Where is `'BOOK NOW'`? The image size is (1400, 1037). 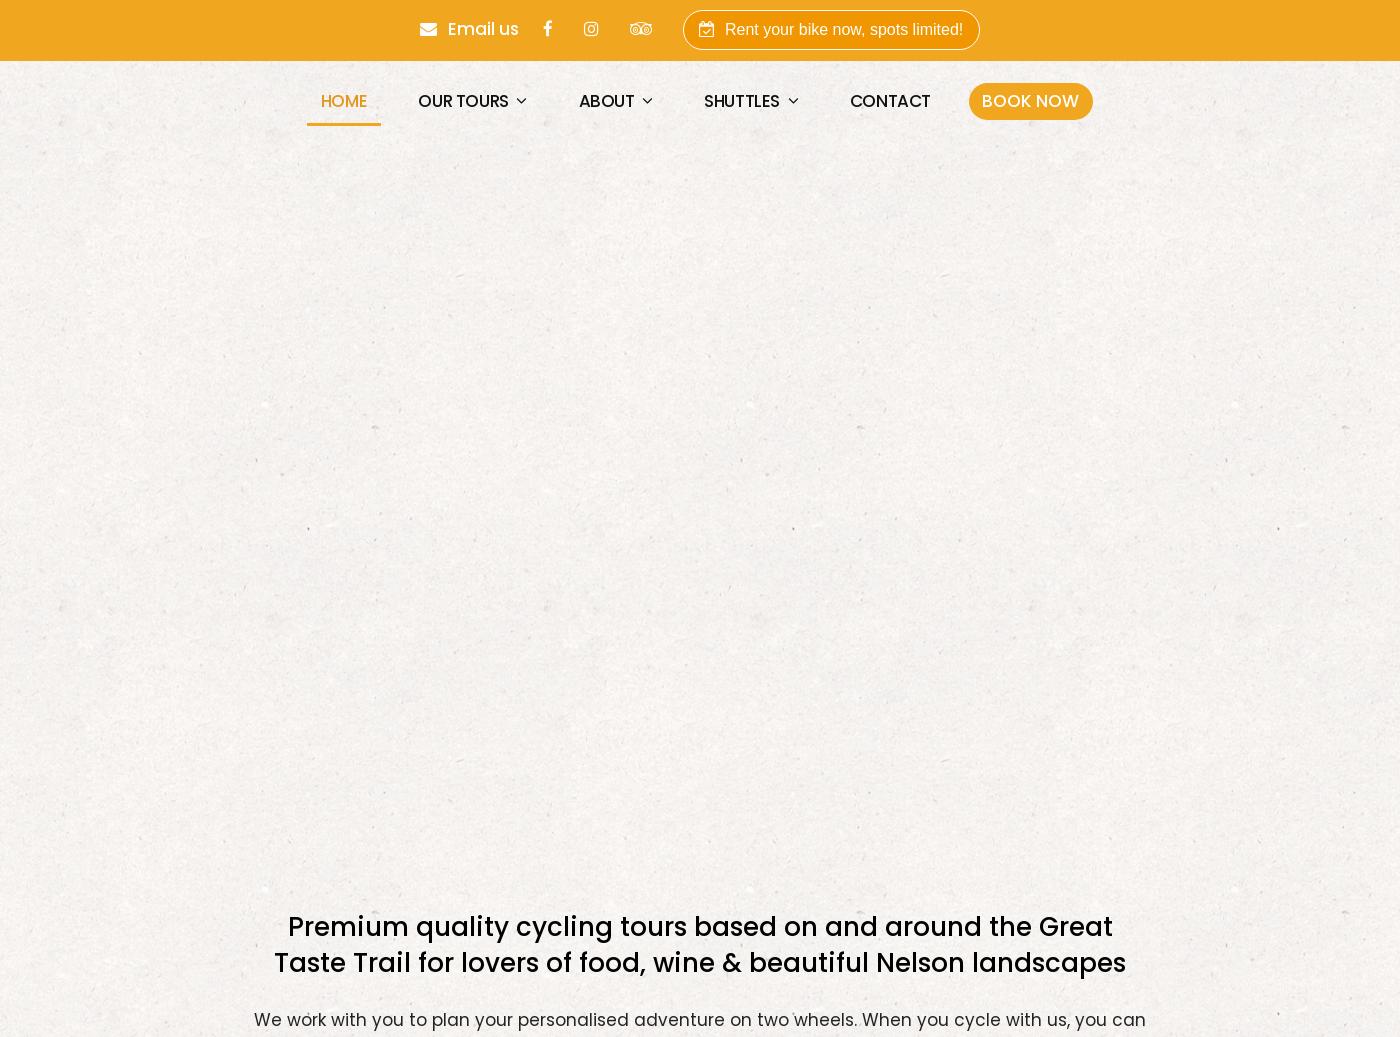
'BOOK NOW' is located at coordinates (1030, 100).